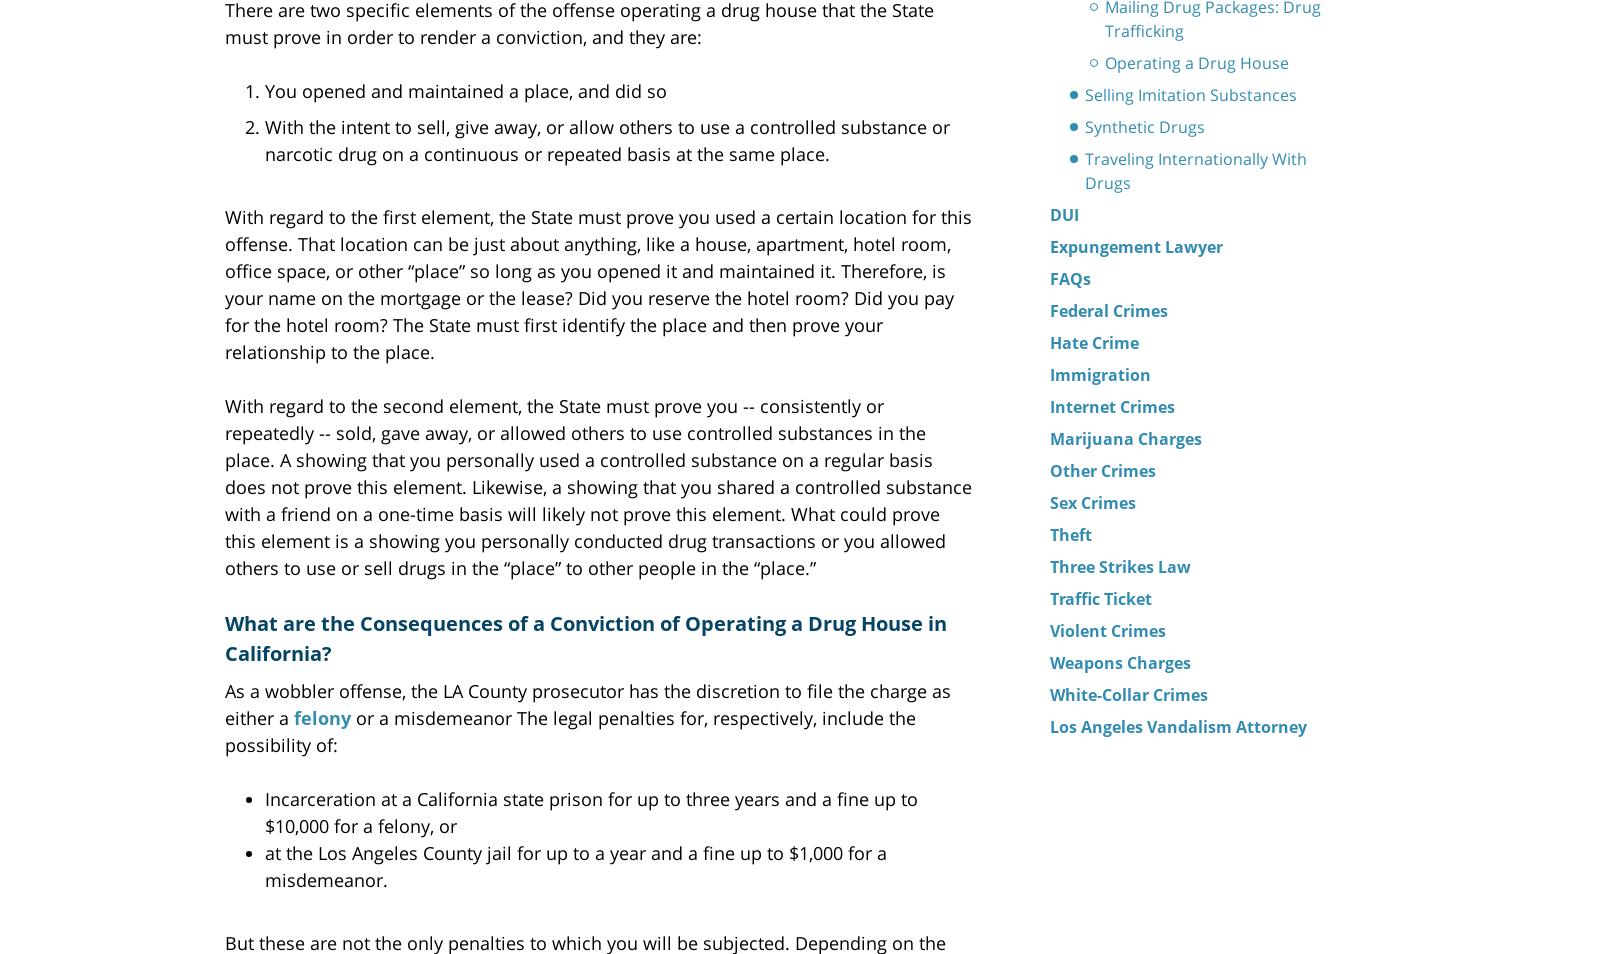 The image size is (1600, 954). What do you see at coordinates (575, 865) in the screenshot?
I see `'at the Los Angeles County jail for up to a year and a fine up to $1,000 for a misdemeanor.'` at bounding box center [575, 865].